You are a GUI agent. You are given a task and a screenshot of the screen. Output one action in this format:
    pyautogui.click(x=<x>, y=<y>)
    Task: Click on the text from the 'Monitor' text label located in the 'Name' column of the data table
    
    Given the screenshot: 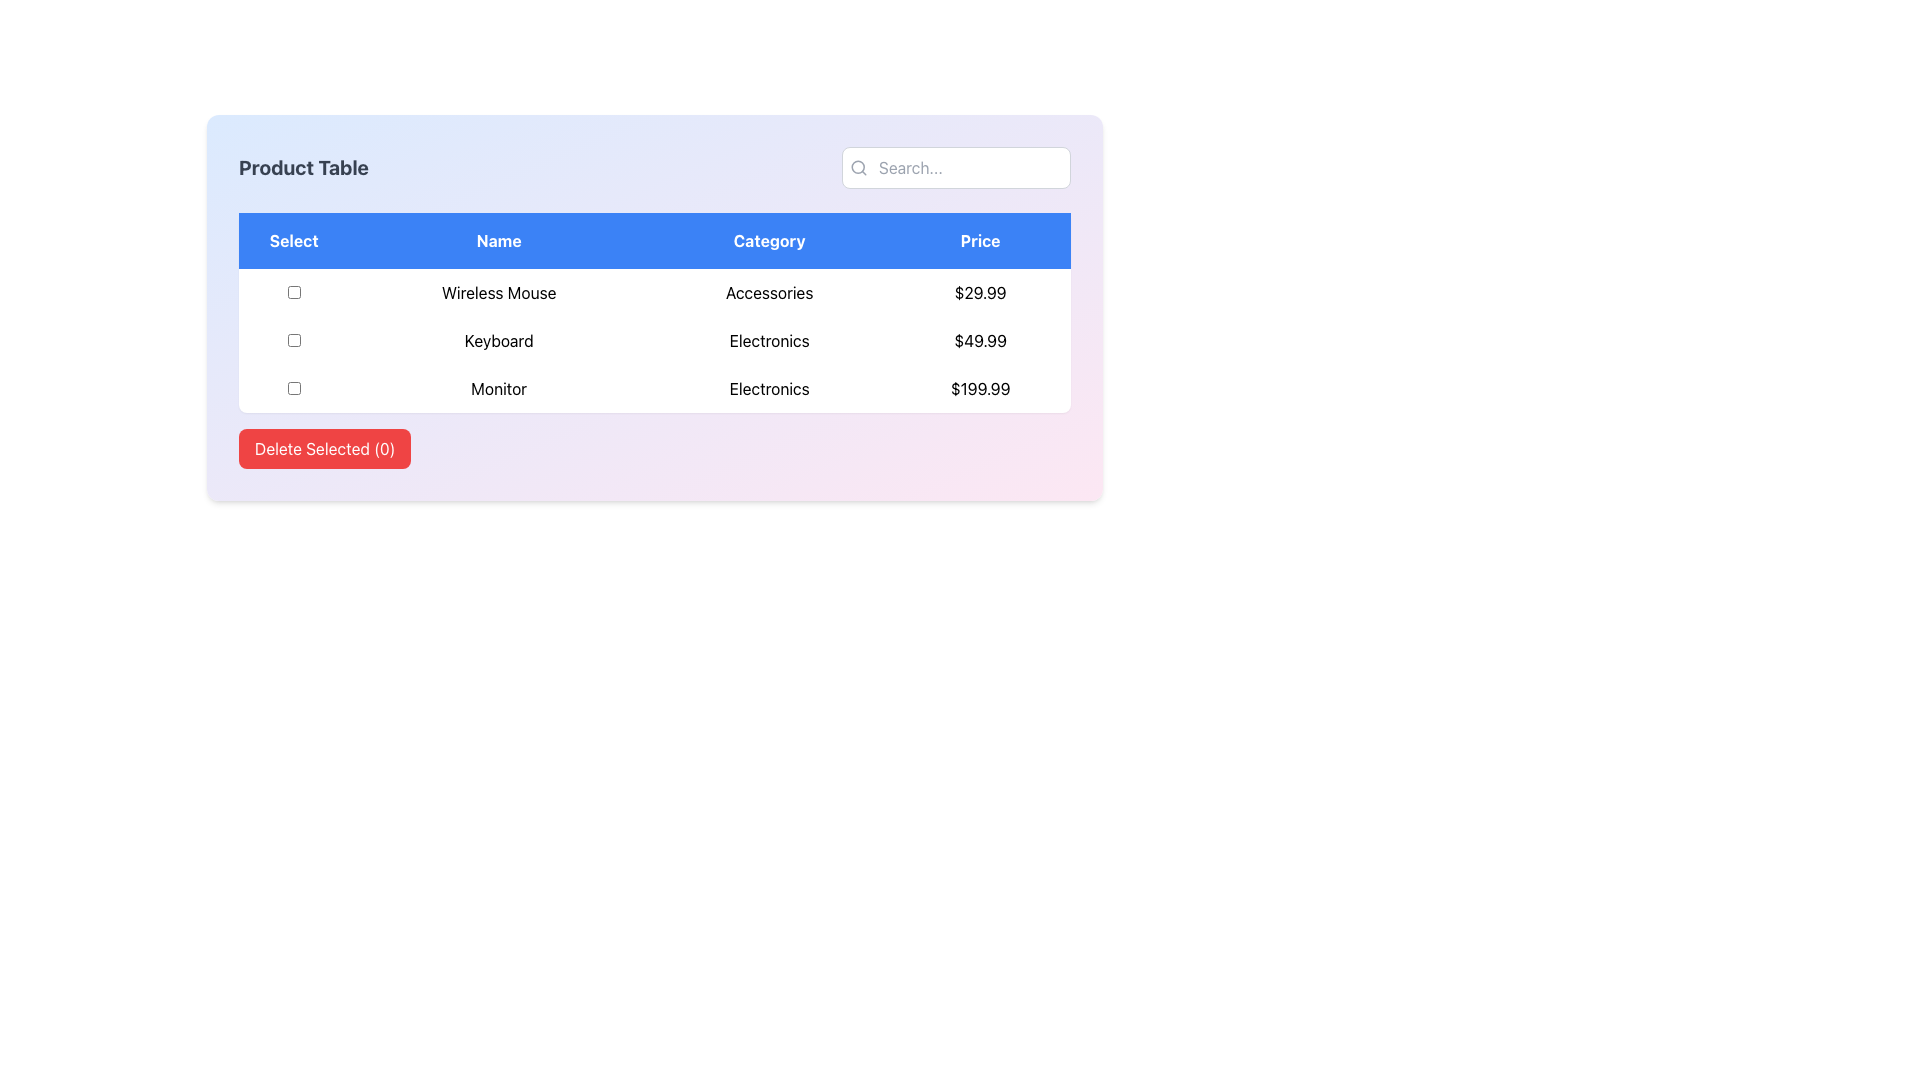 What is the action you would take?
    pyautogui.click(x=499, y=389)
    